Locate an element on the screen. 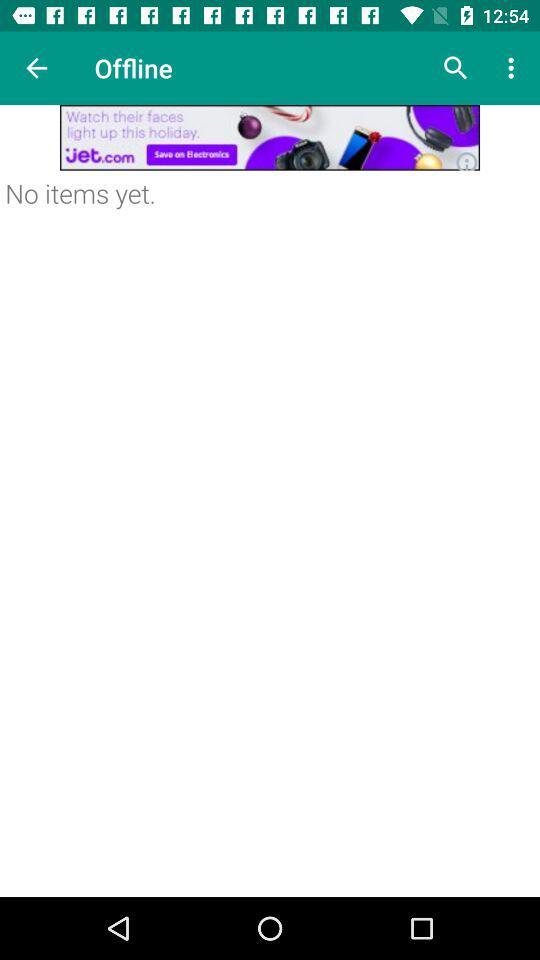  search is located at coordinates (455, 68).